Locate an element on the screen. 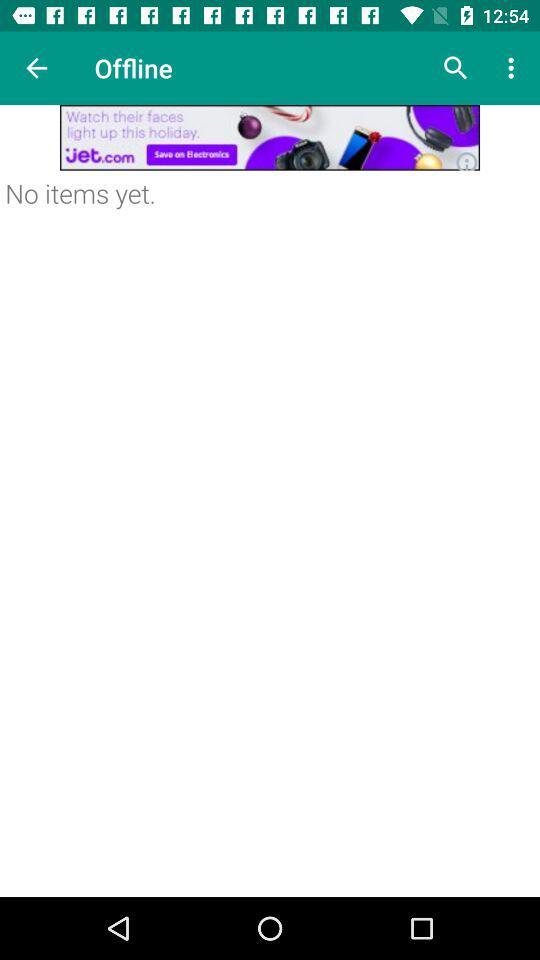  search is located at coordinates (455, 68).